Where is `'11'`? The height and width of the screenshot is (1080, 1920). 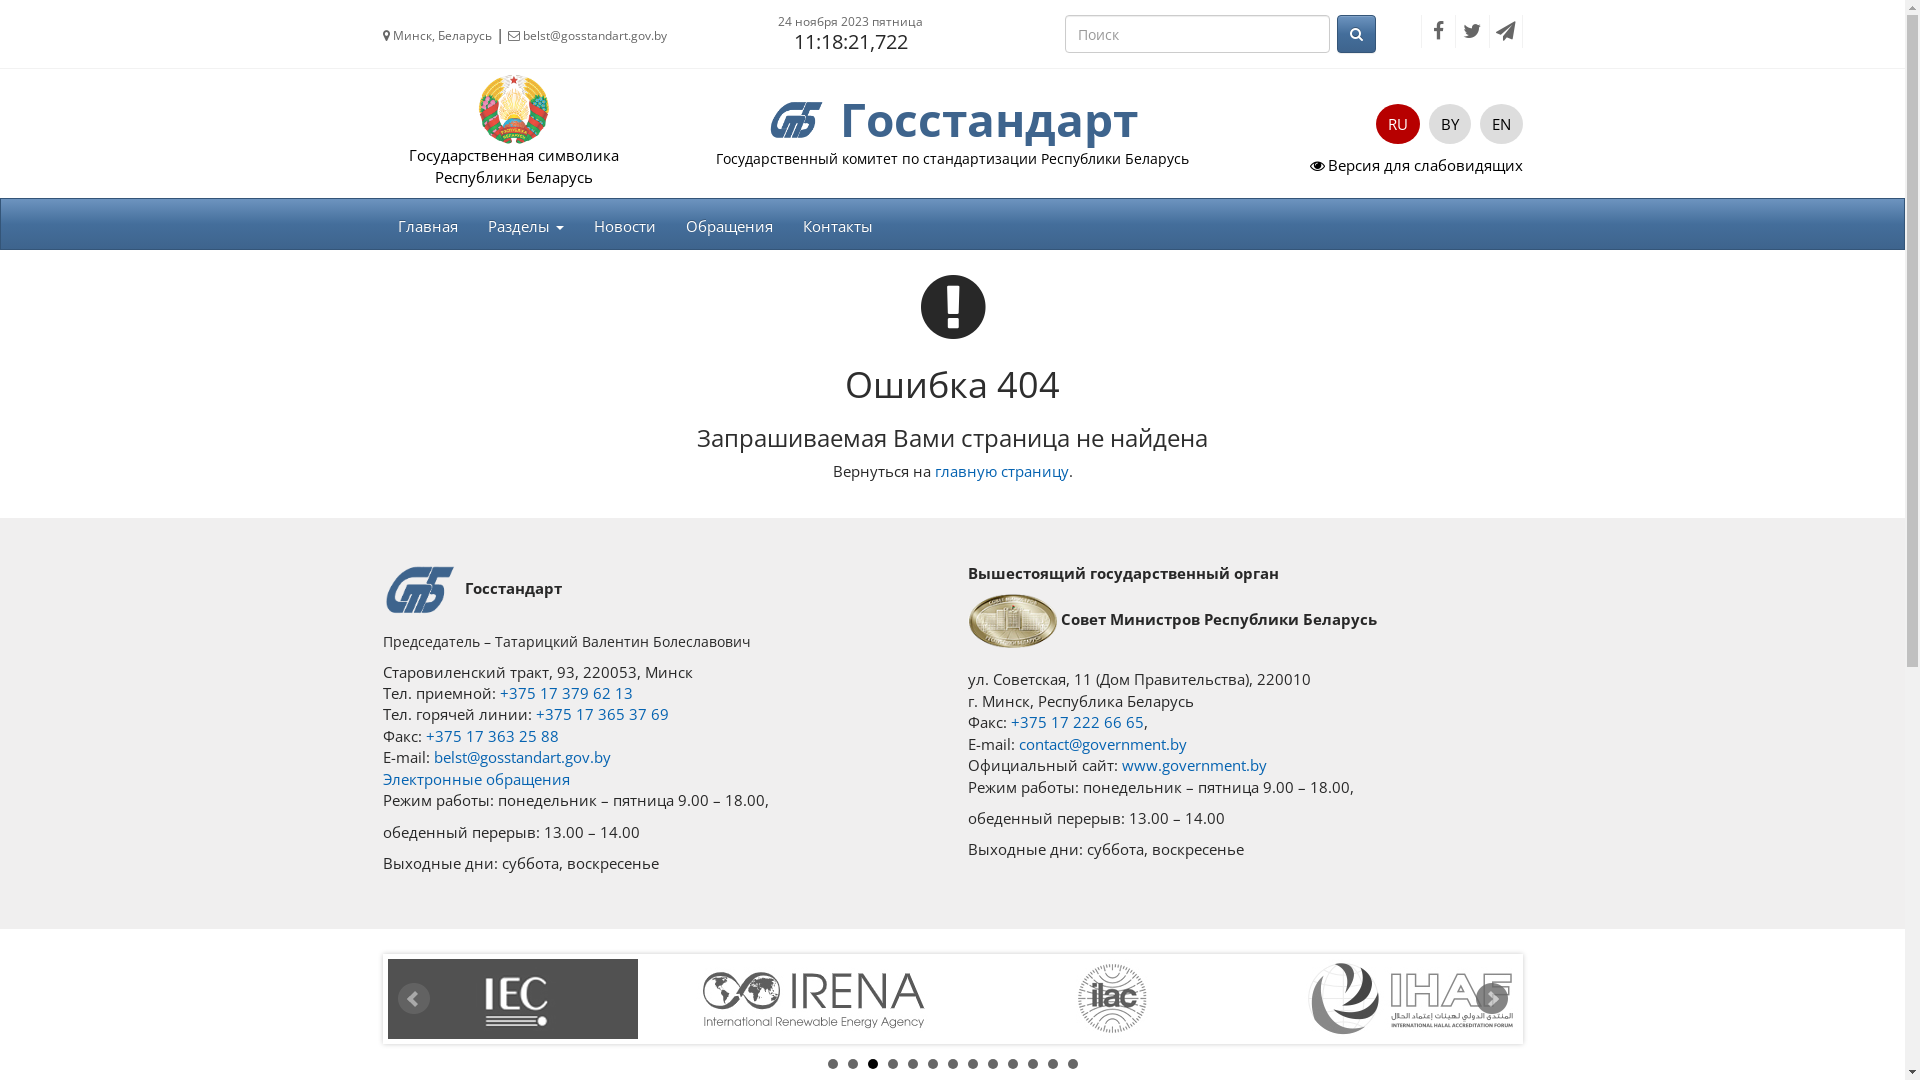 '11' is located at coordinates (1032, 1063).